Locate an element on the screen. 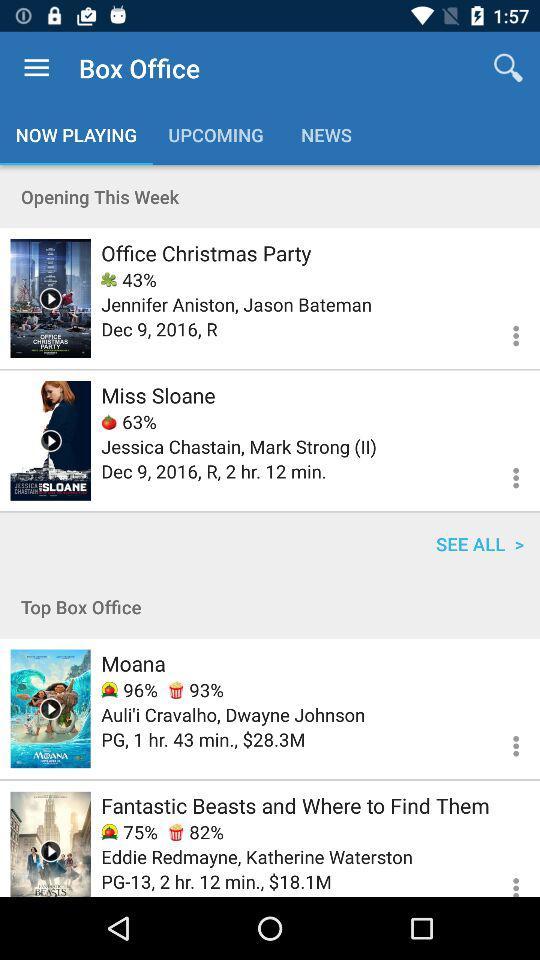 The width and height of the screenshot is (540, 960). 63% item is located at coordinates (129, 421).